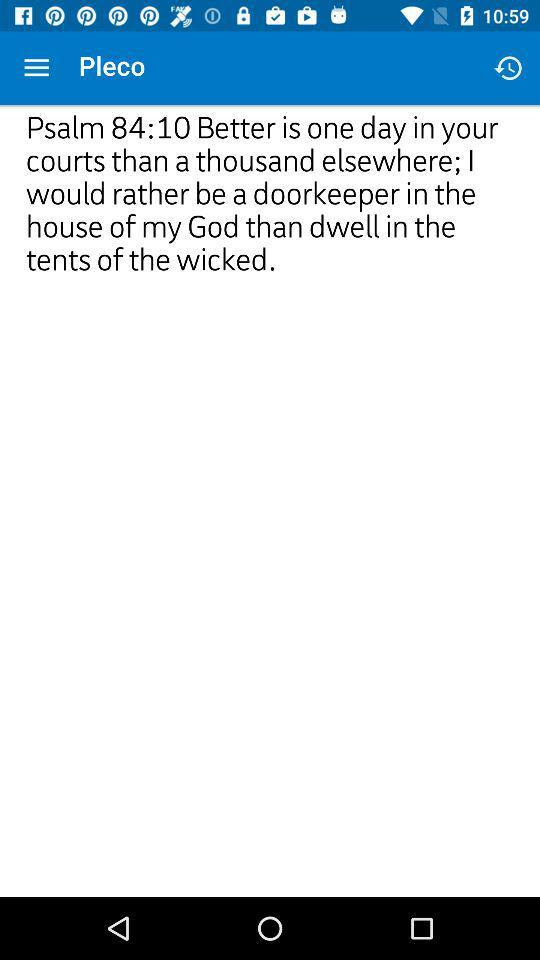  What do you see at coordinates (270, 320) in the screenshot?
I see `psalm 84 10 item` at bounding box center [270, 320].